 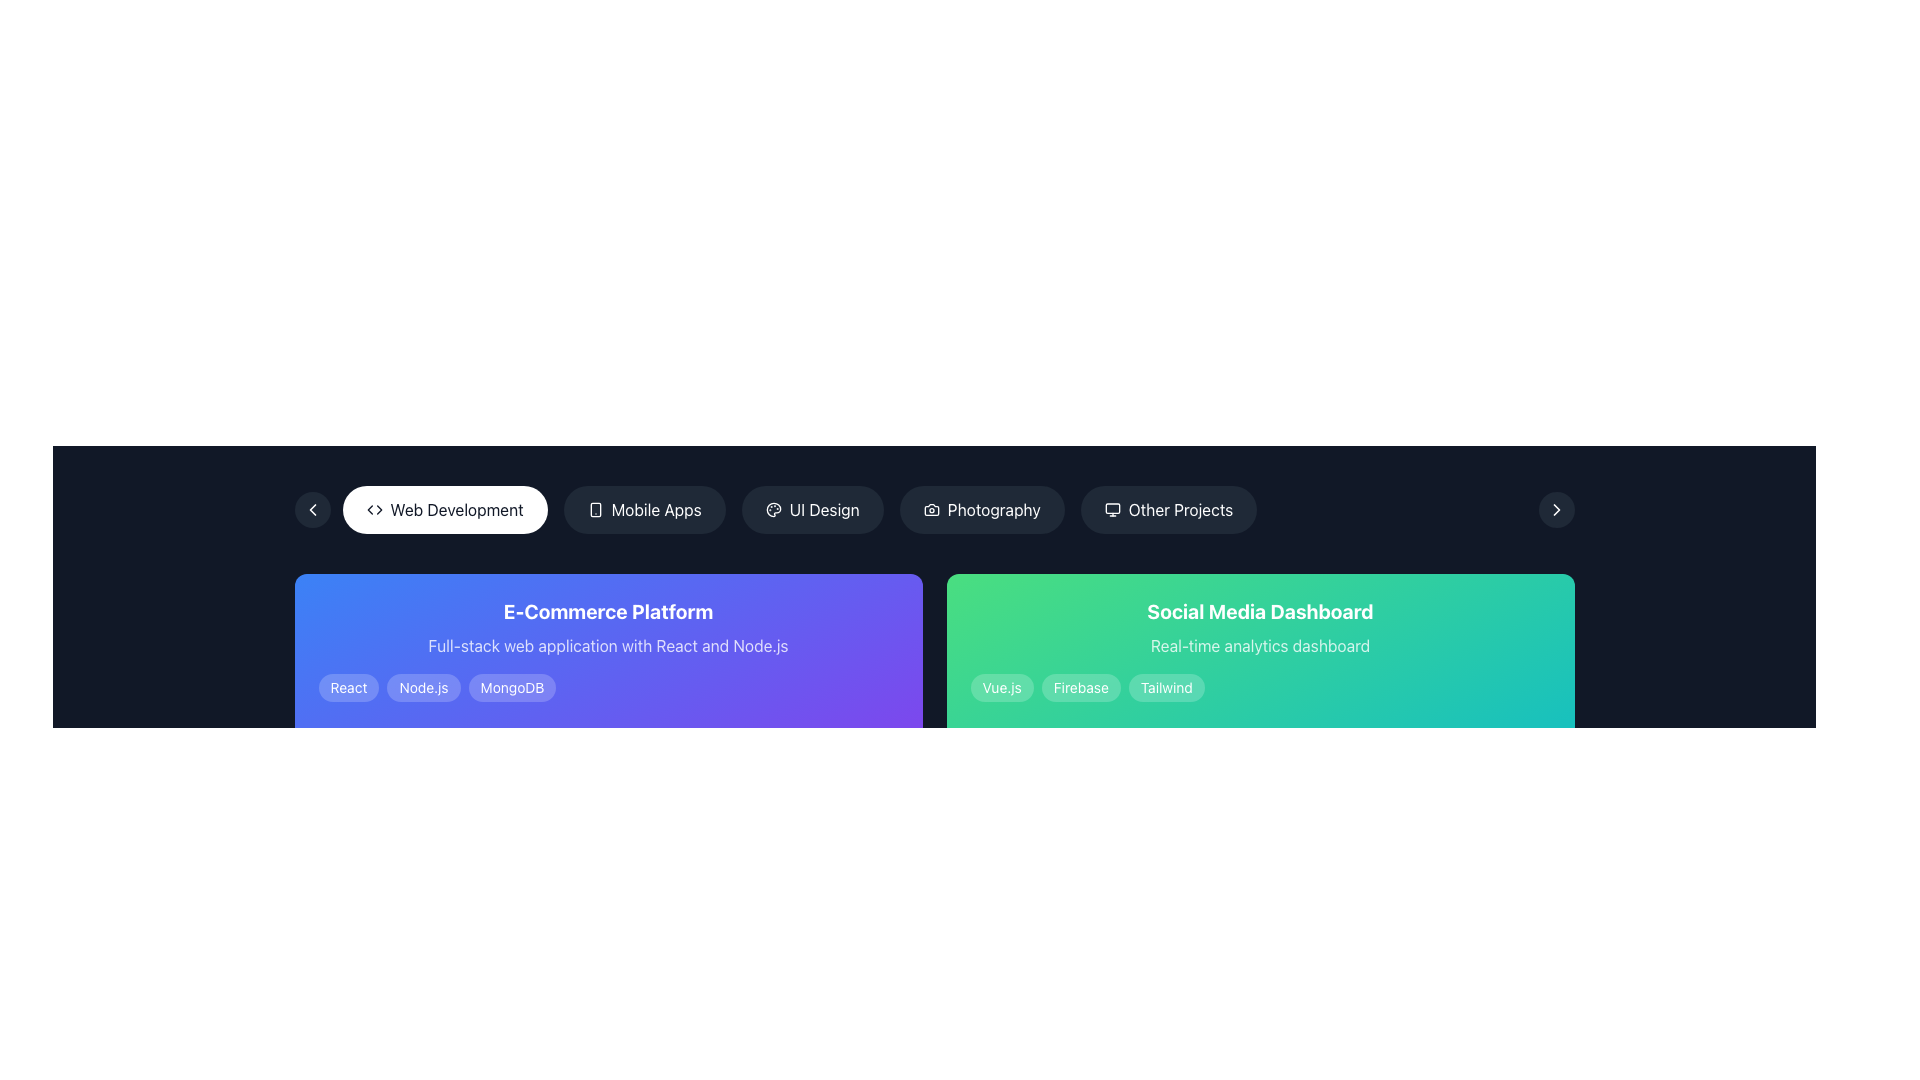 I want to click on the content of the text label displaying the title 'Social Media Dashboard', which is styled in bold white font against a green gradient background, so click(x=1259, y=611).